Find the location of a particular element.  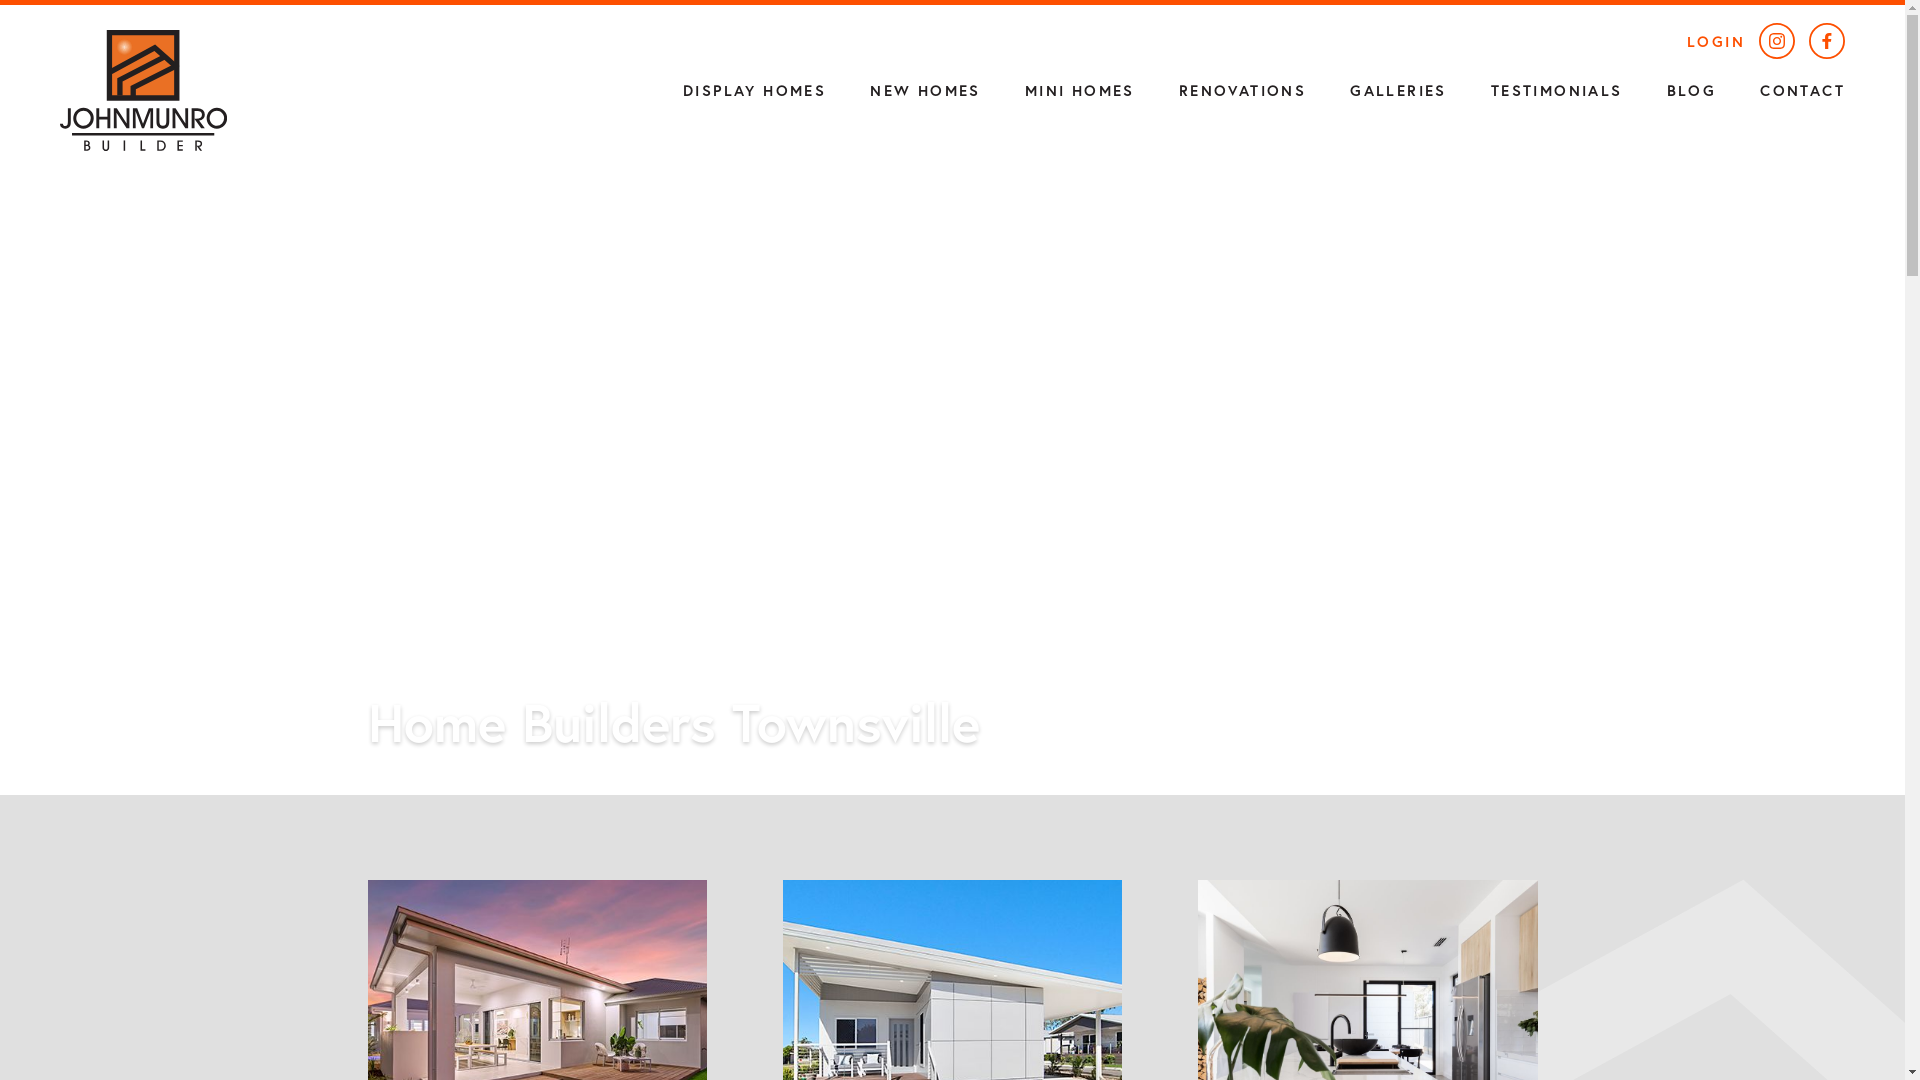

'TESTIMONIALS' is located at coordinates (1555, 88).